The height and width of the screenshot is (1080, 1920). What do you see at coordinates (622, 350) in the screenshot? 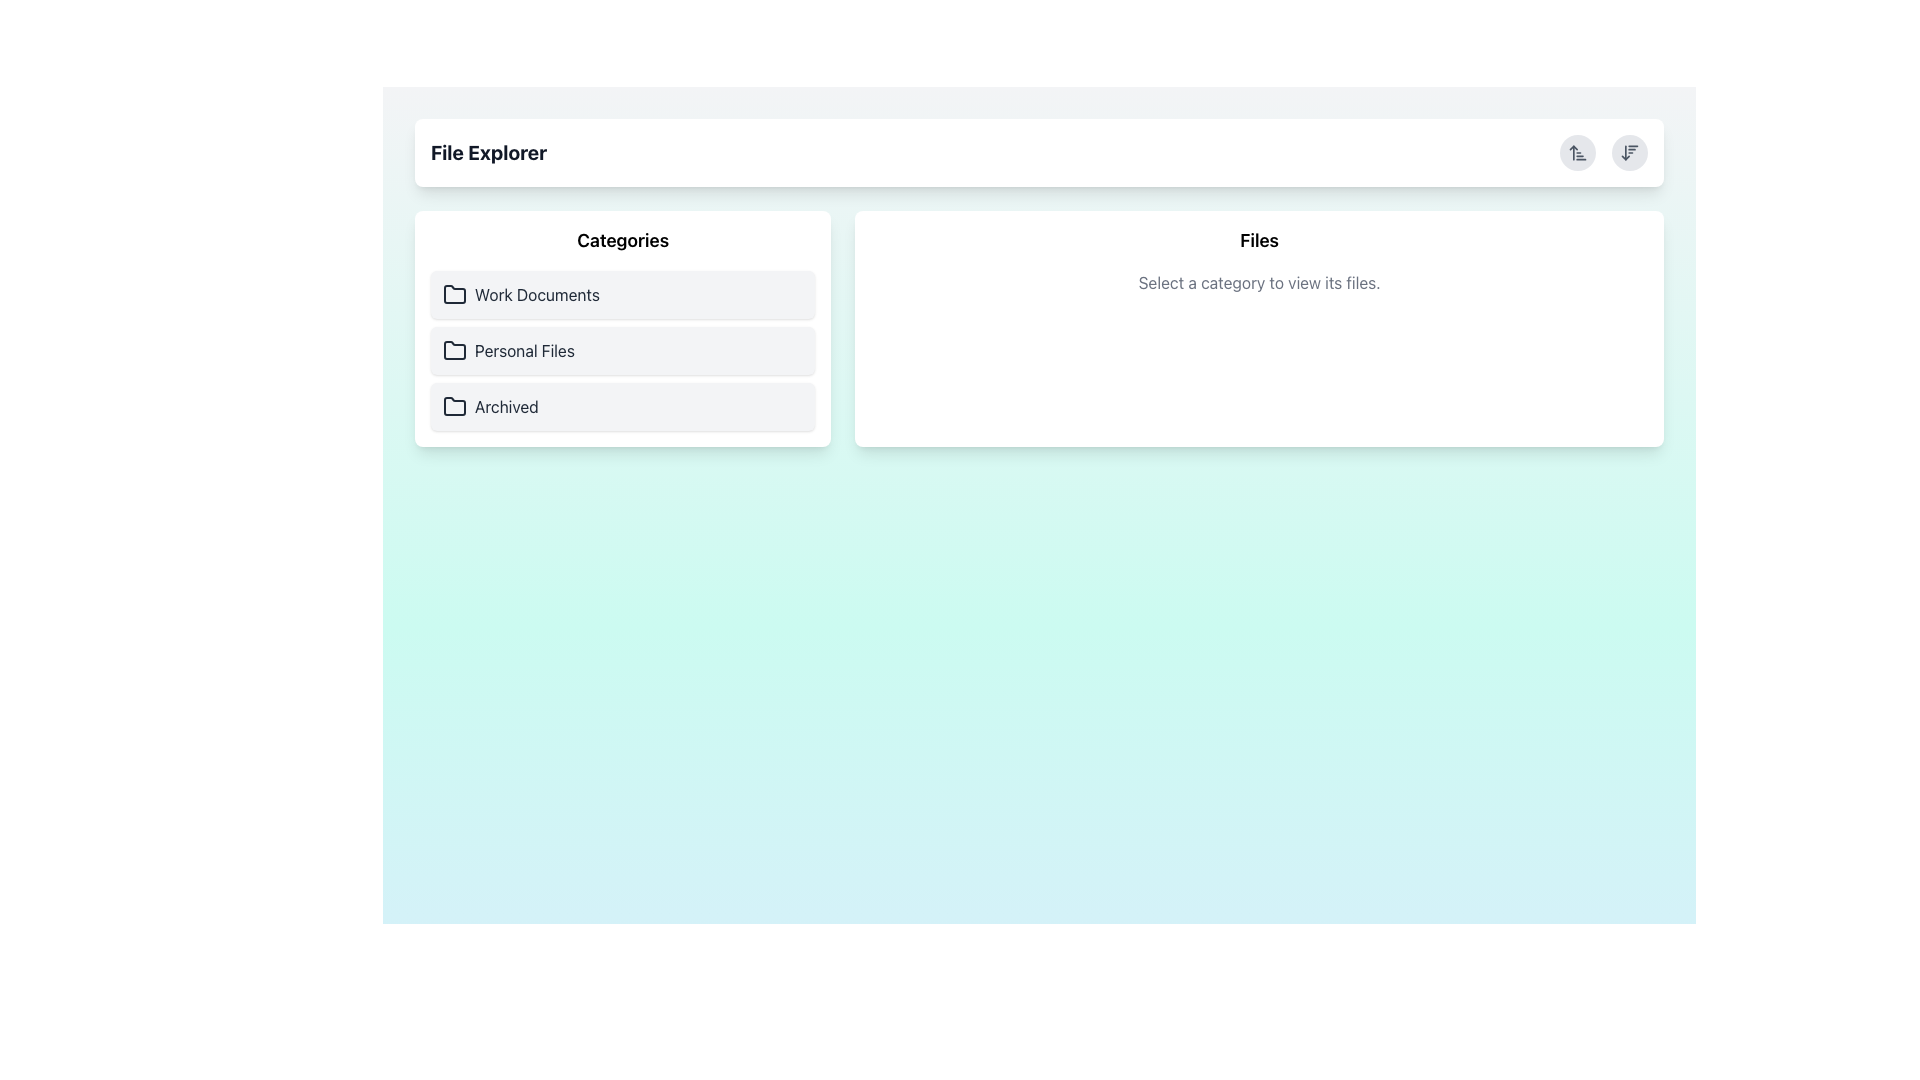
I see `the 'Personal Files' button, which is the second item in the vertical list of categories located in the left panel of the interface` at bounding box center [622, 350].